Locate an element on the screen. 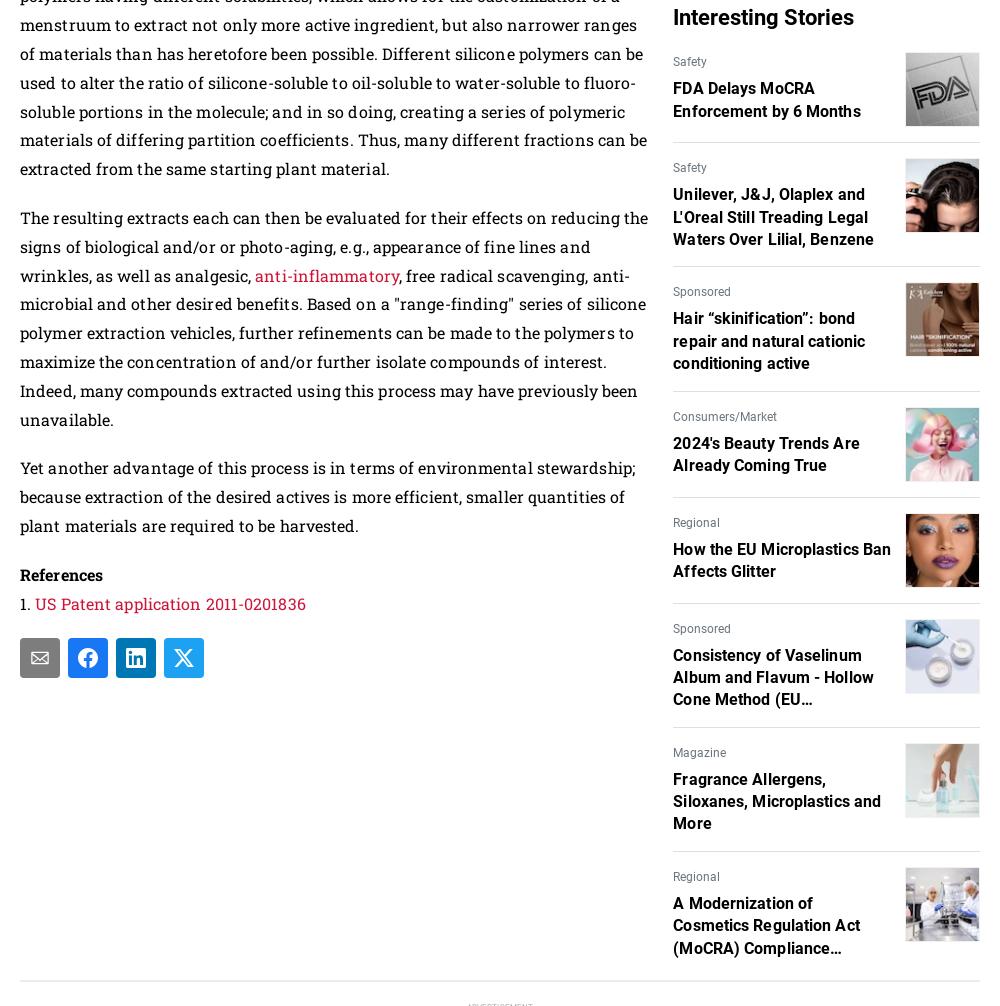 The image size is (1000, 1006). 'How the EU Microplastics Ban Affects Glitter' is located at coordinates (673, 559).